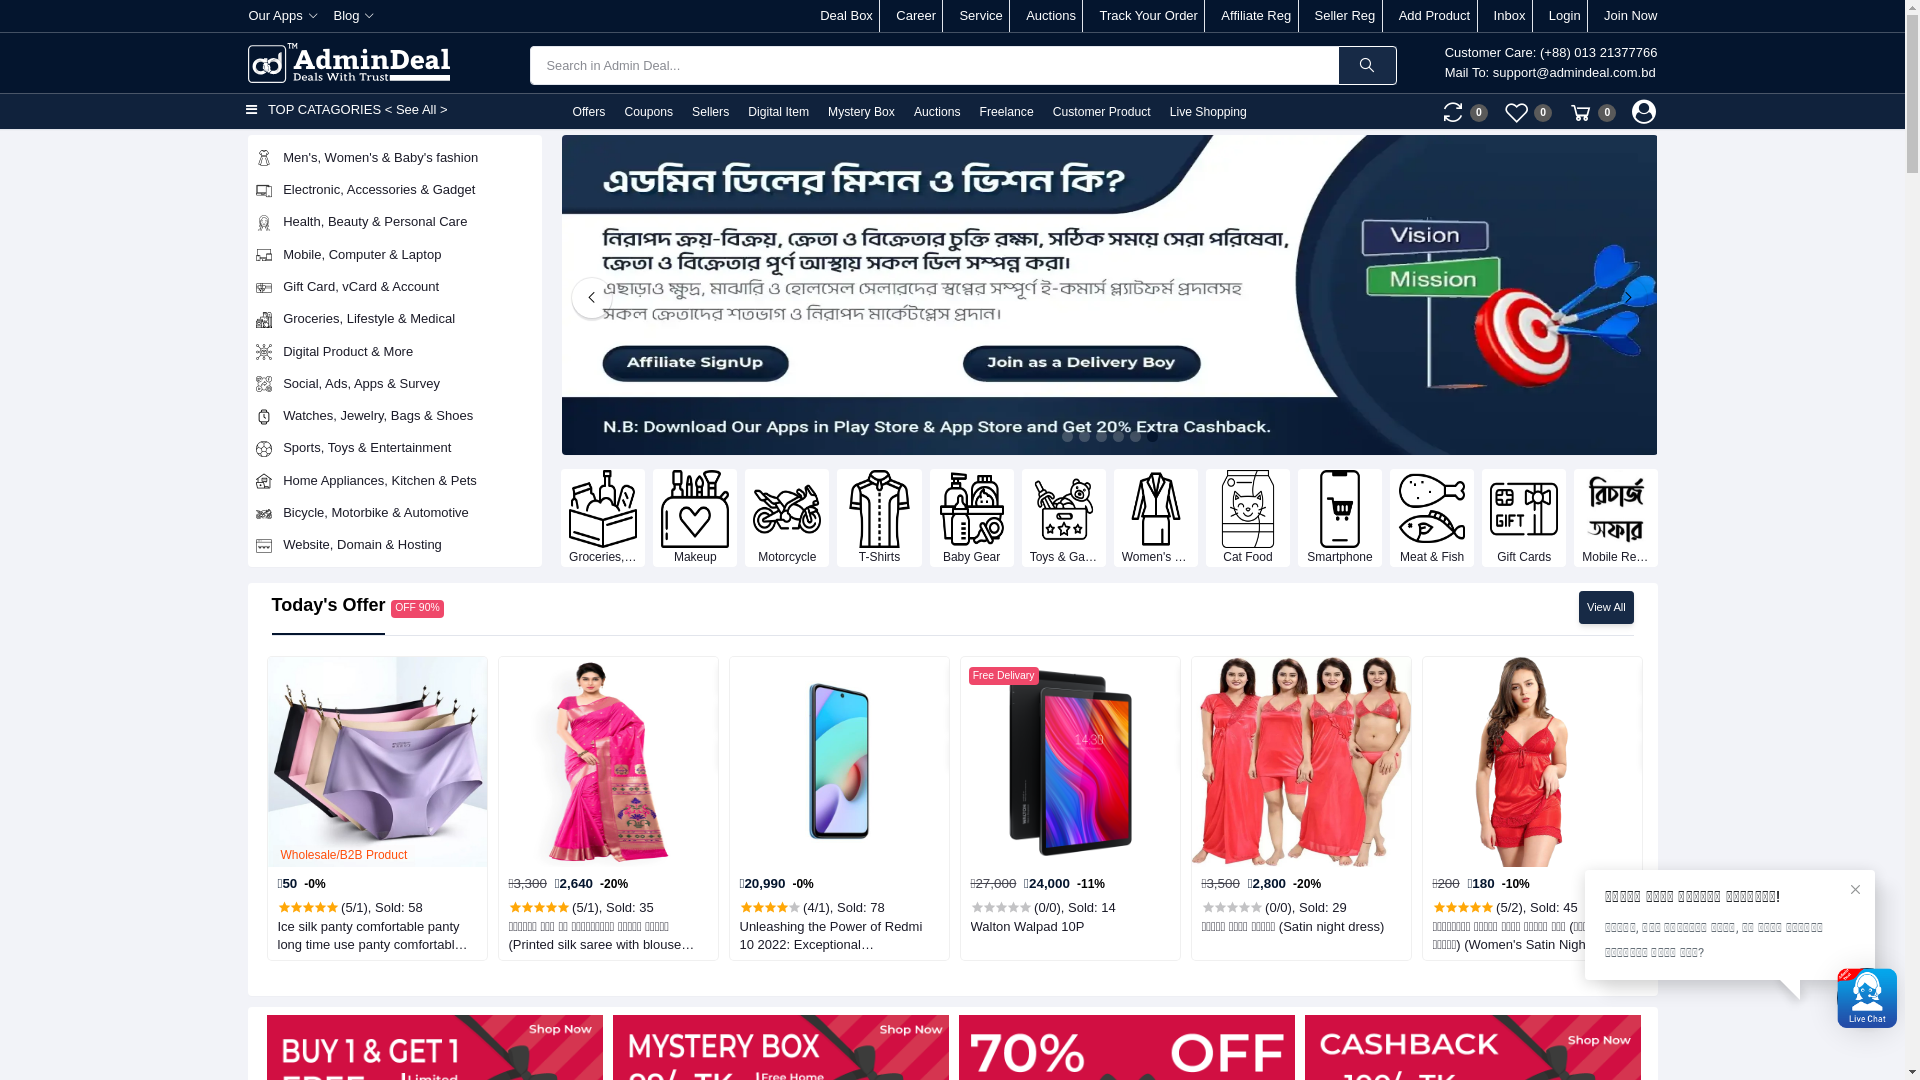  I want to click on 'Website, Domain & Hosting', so click(395, 544).